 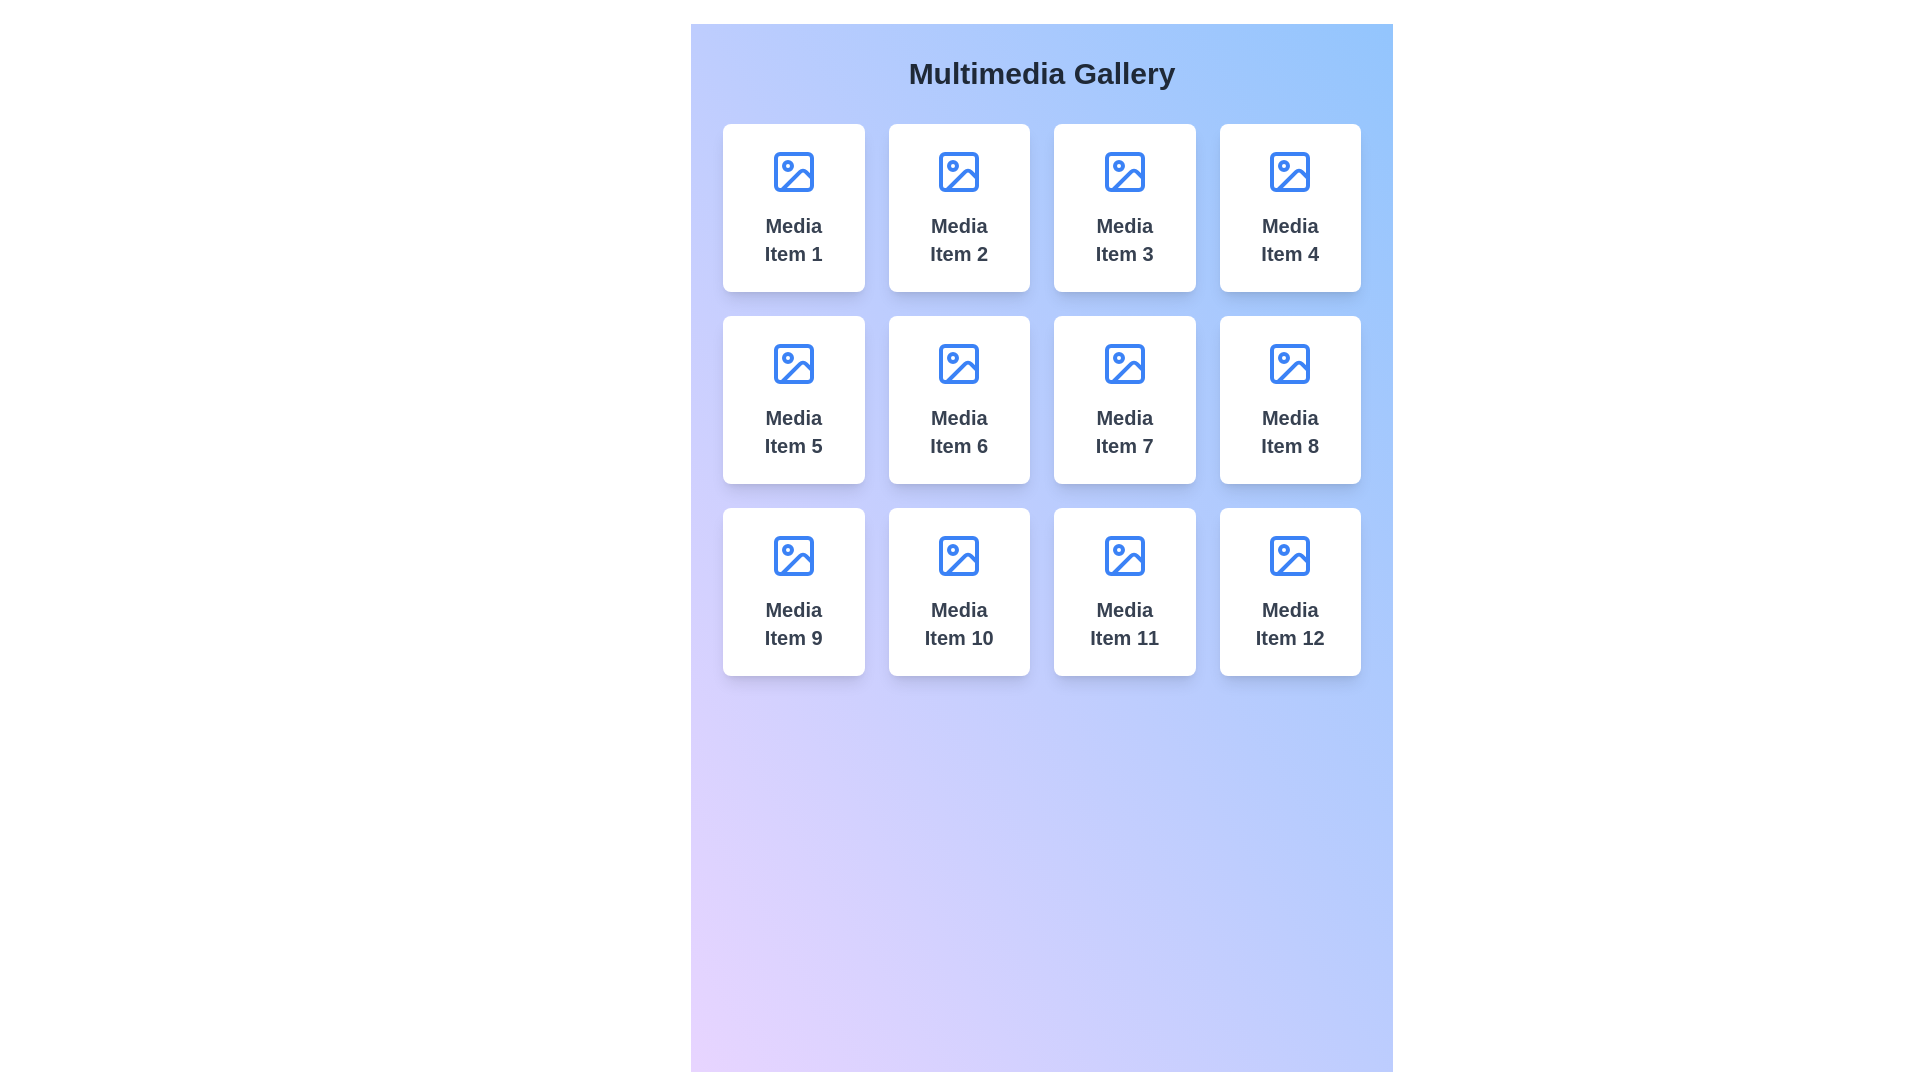 What do you see at coordinates (958, 363) in the screenshot?
I see `the icon located at the top-center of the card labeled 'Media Item 6'` at bounding box center [958, 363].